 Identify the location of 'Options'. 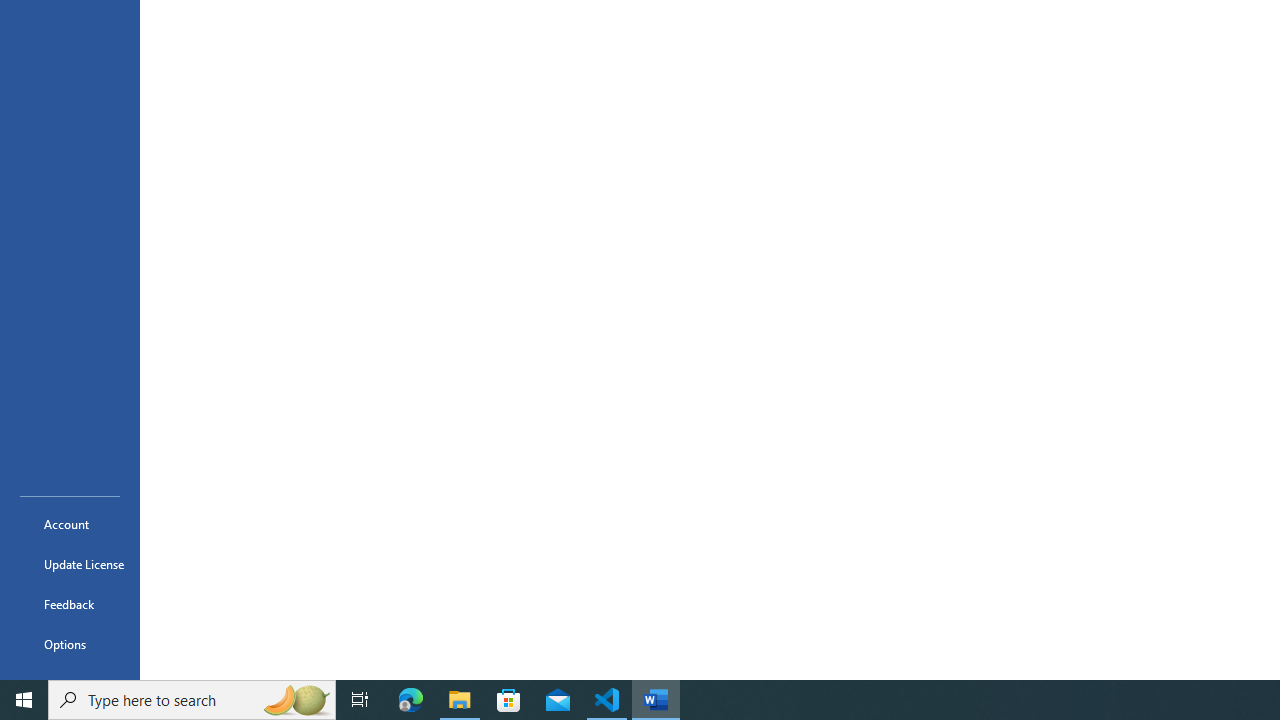
(69, 644).